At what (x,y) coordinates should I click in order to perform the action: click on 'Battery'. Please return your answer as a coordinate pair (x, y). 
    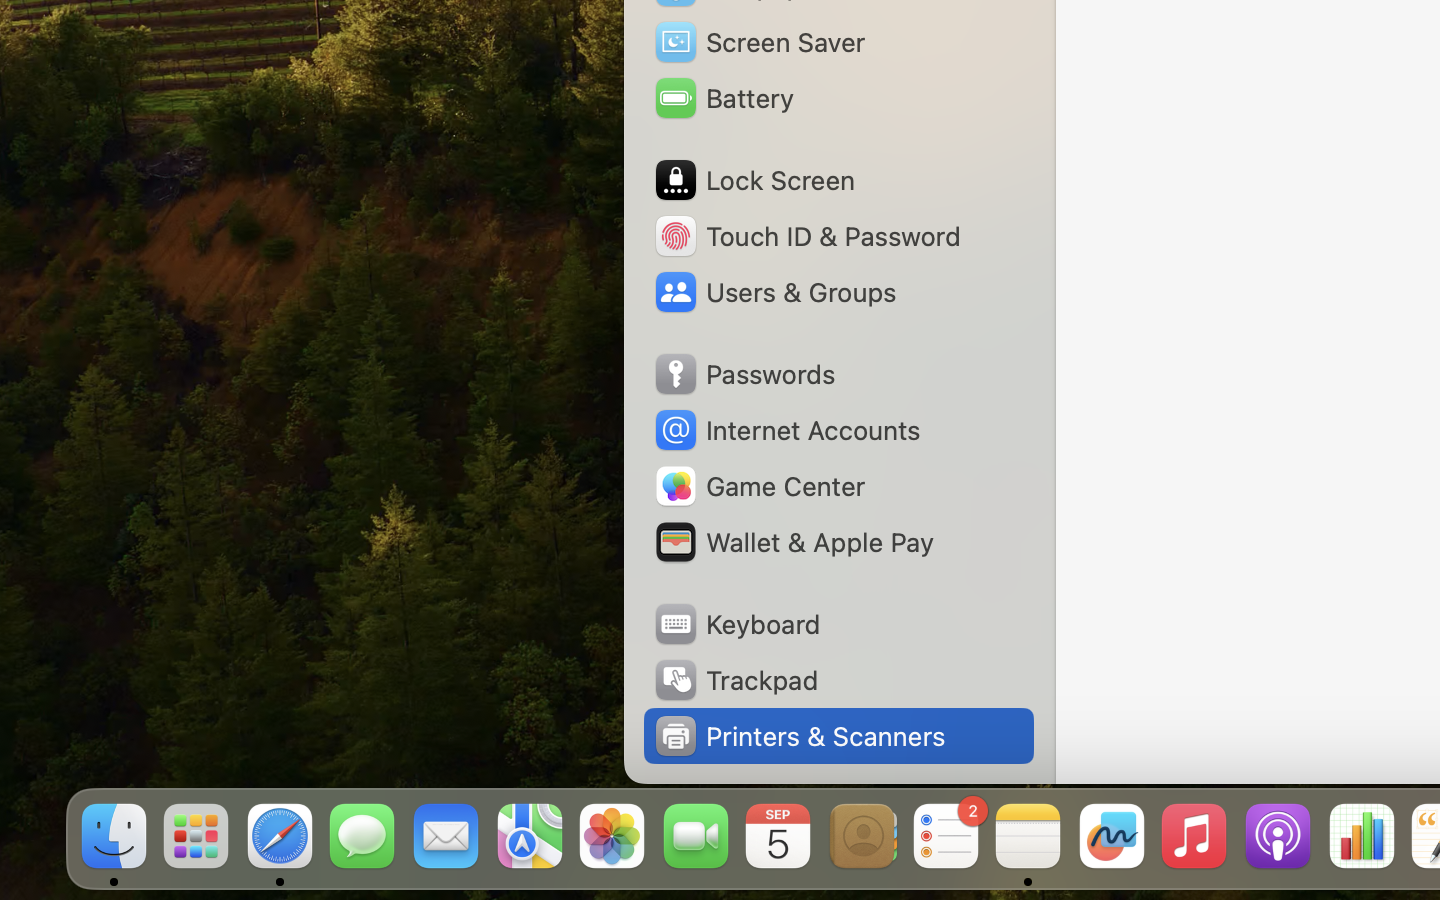
    Looking at the image, I should click on (722, 97).